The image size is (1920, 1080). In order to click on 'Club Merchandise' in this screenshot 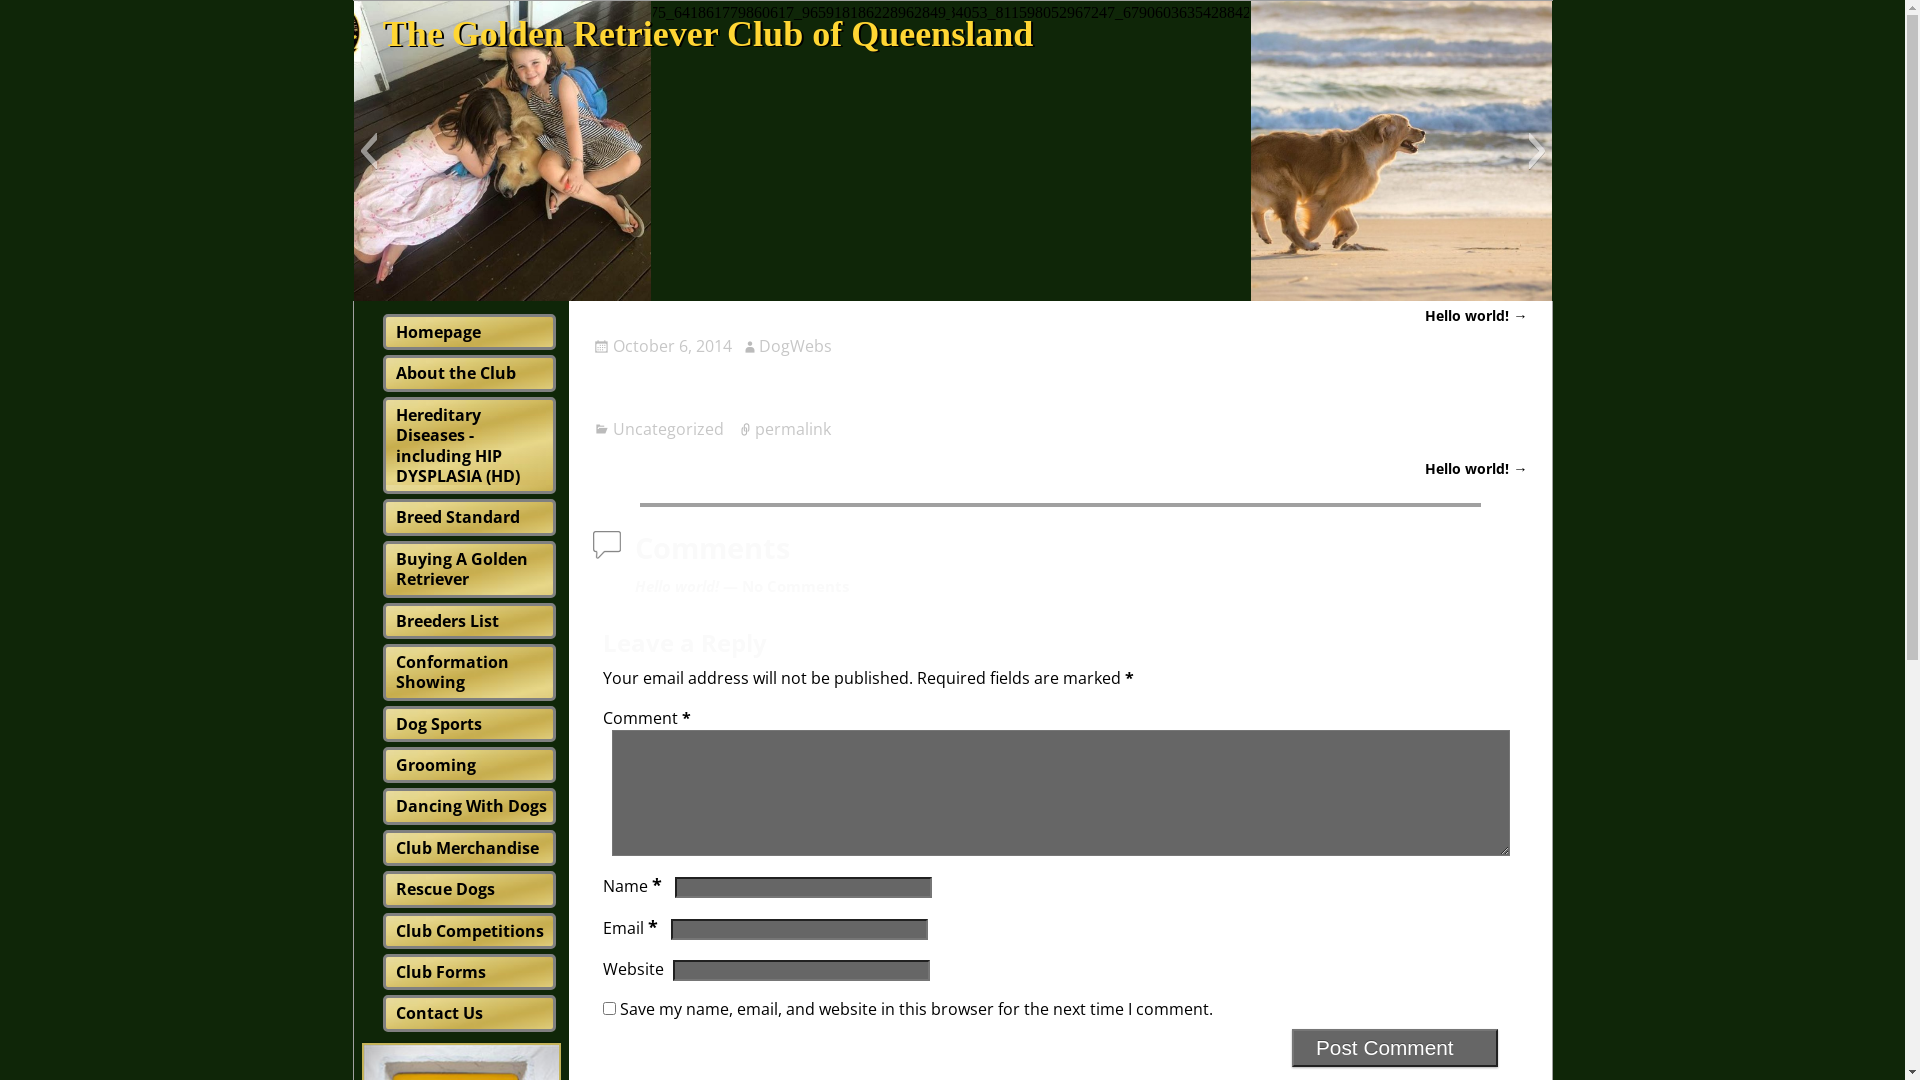, I will do `click(466, 848)`.